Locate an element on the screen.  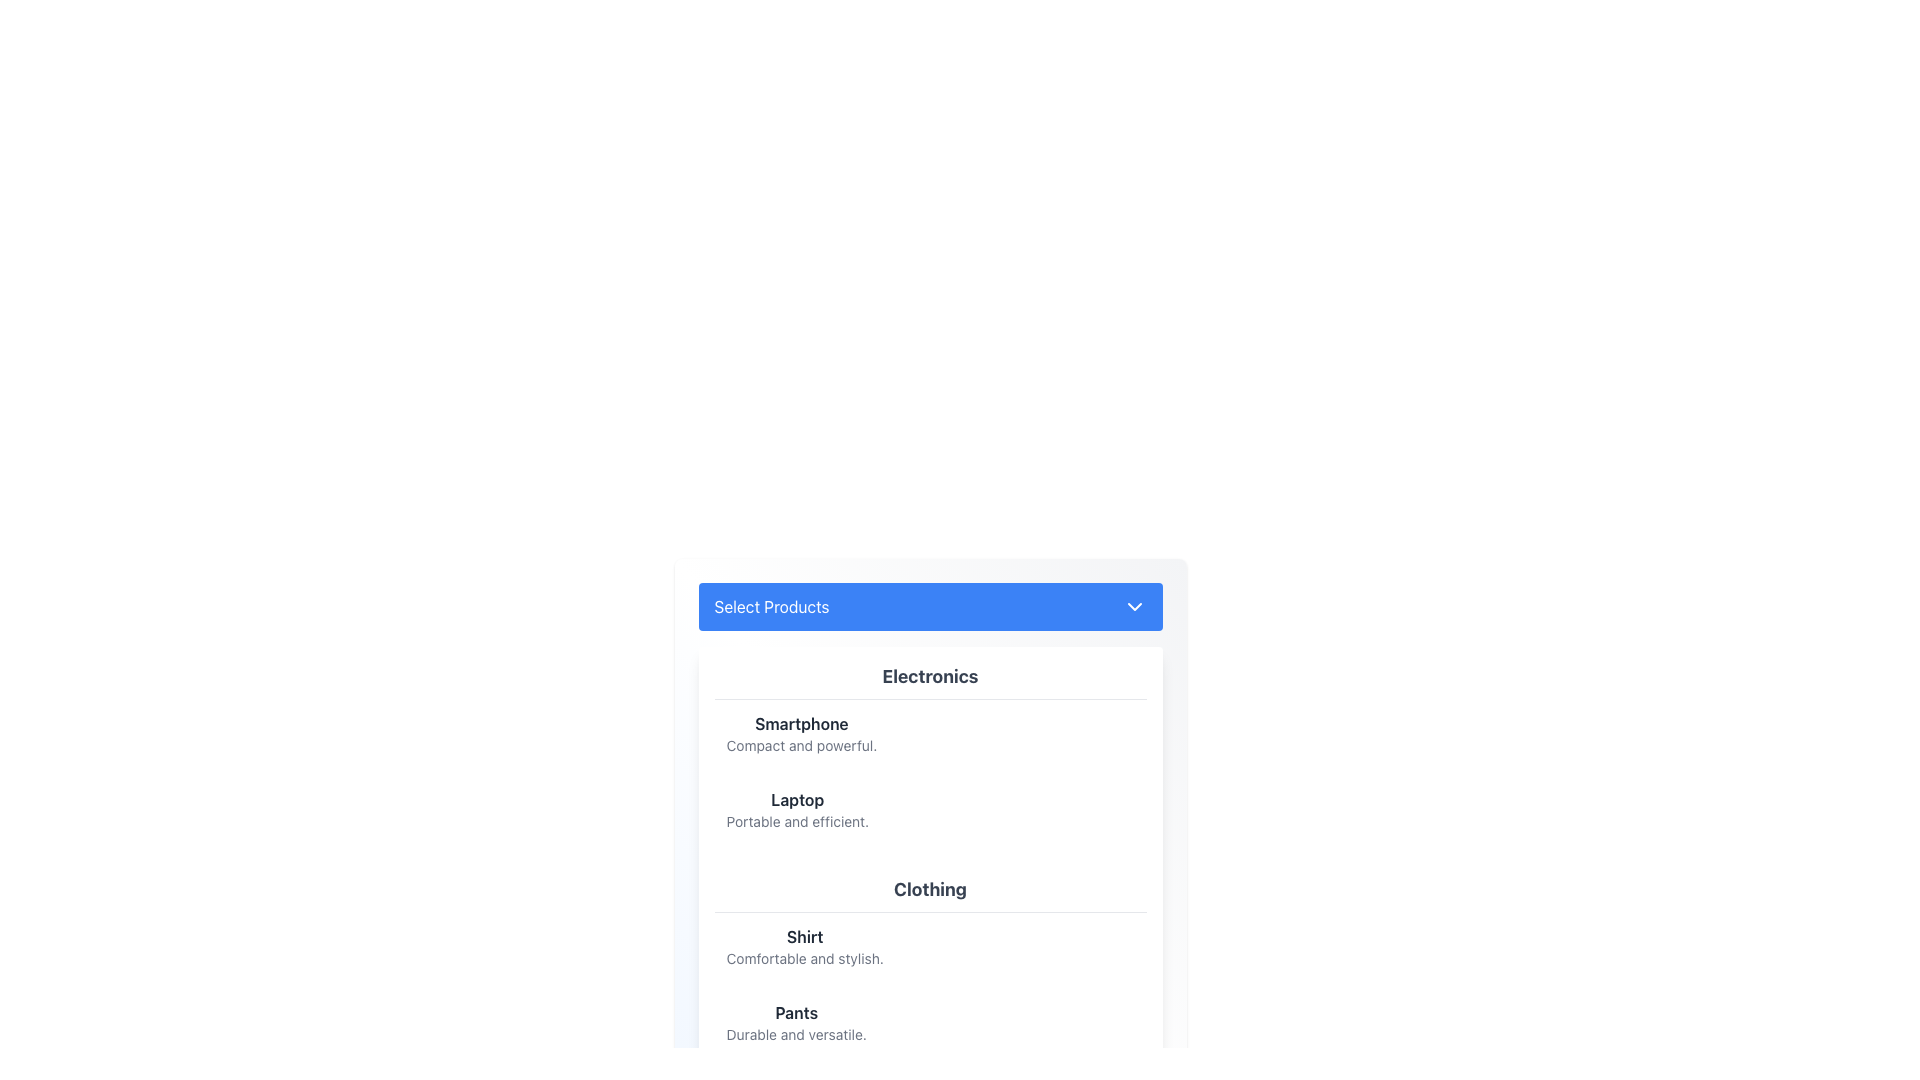
the 'Laptop' text label element, which is styled in bold dark gray font and positioned in the dropdown list under the 'Electronics' category is located at coordinates (796, 798).